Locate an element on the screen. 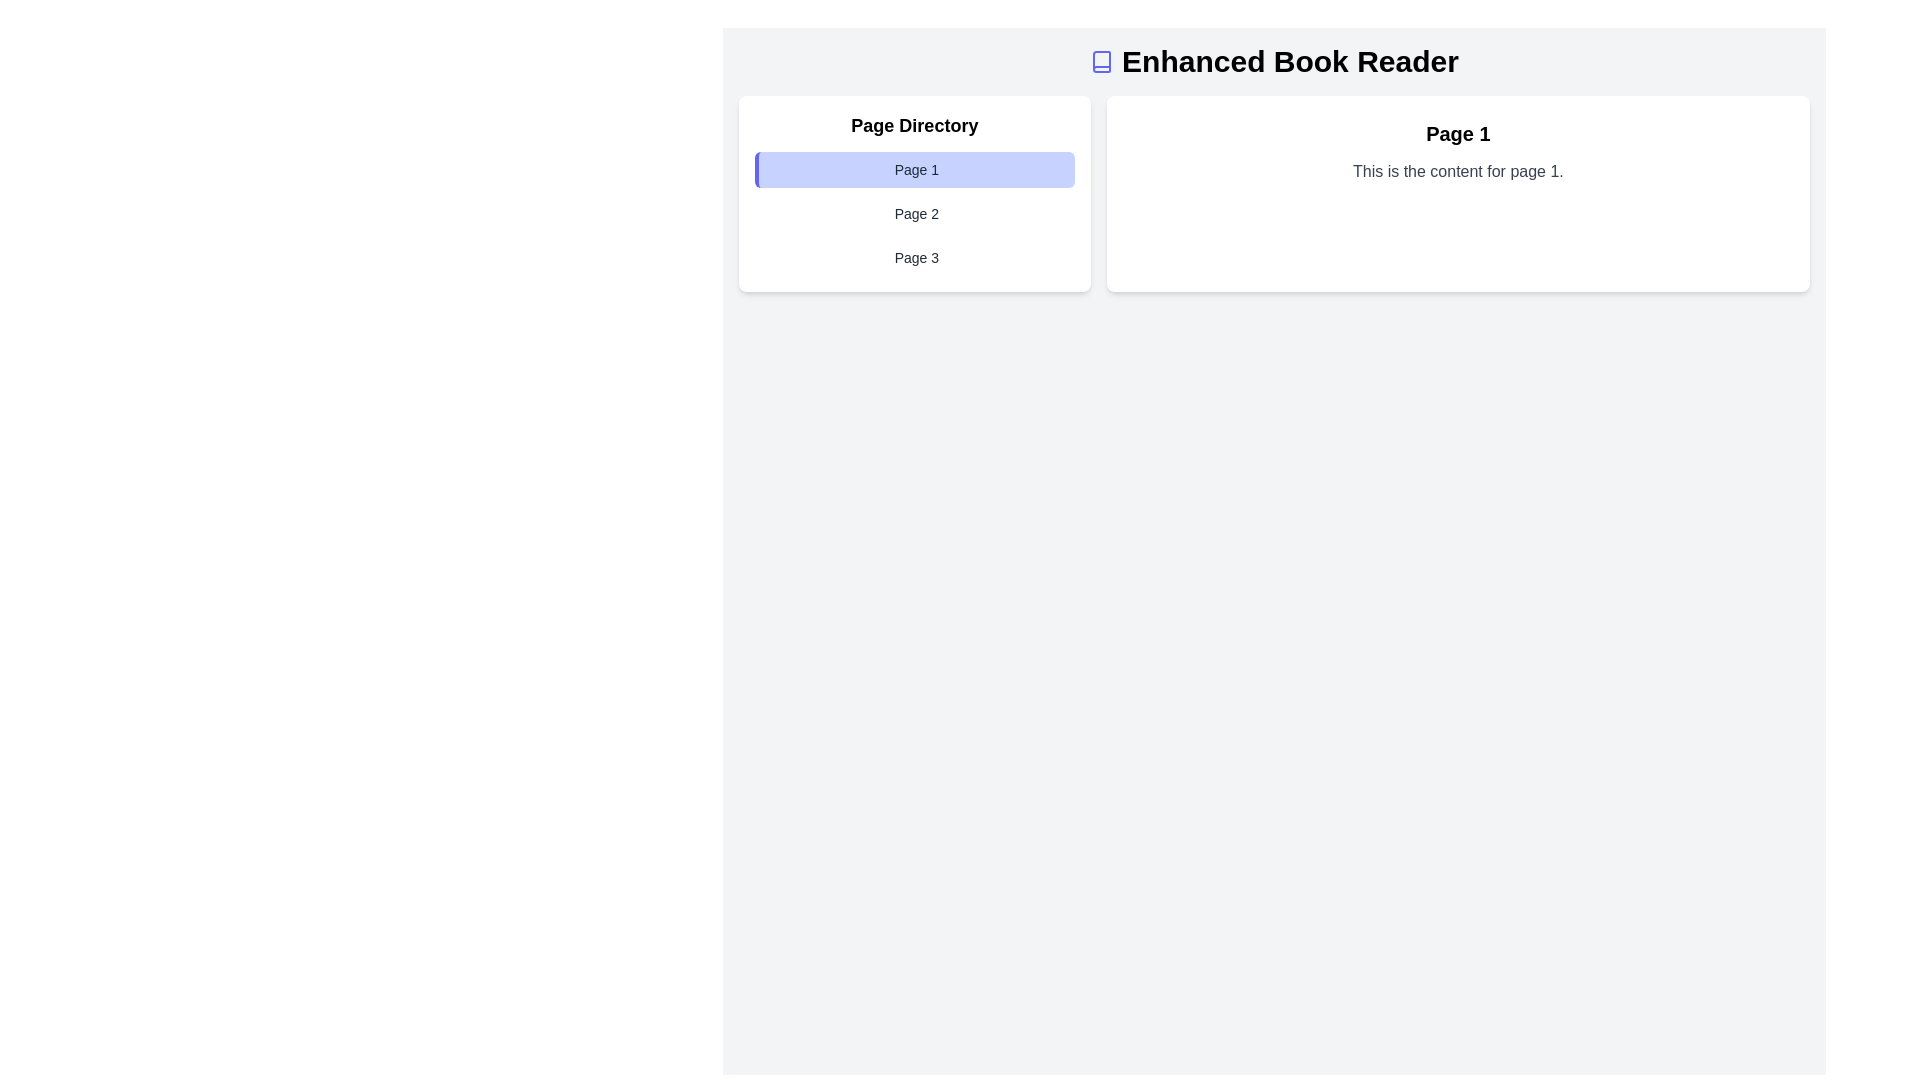 The image size is (1920, 1080). the 'Page 1' button in the Page Directory is located at coordinates (913, 168).